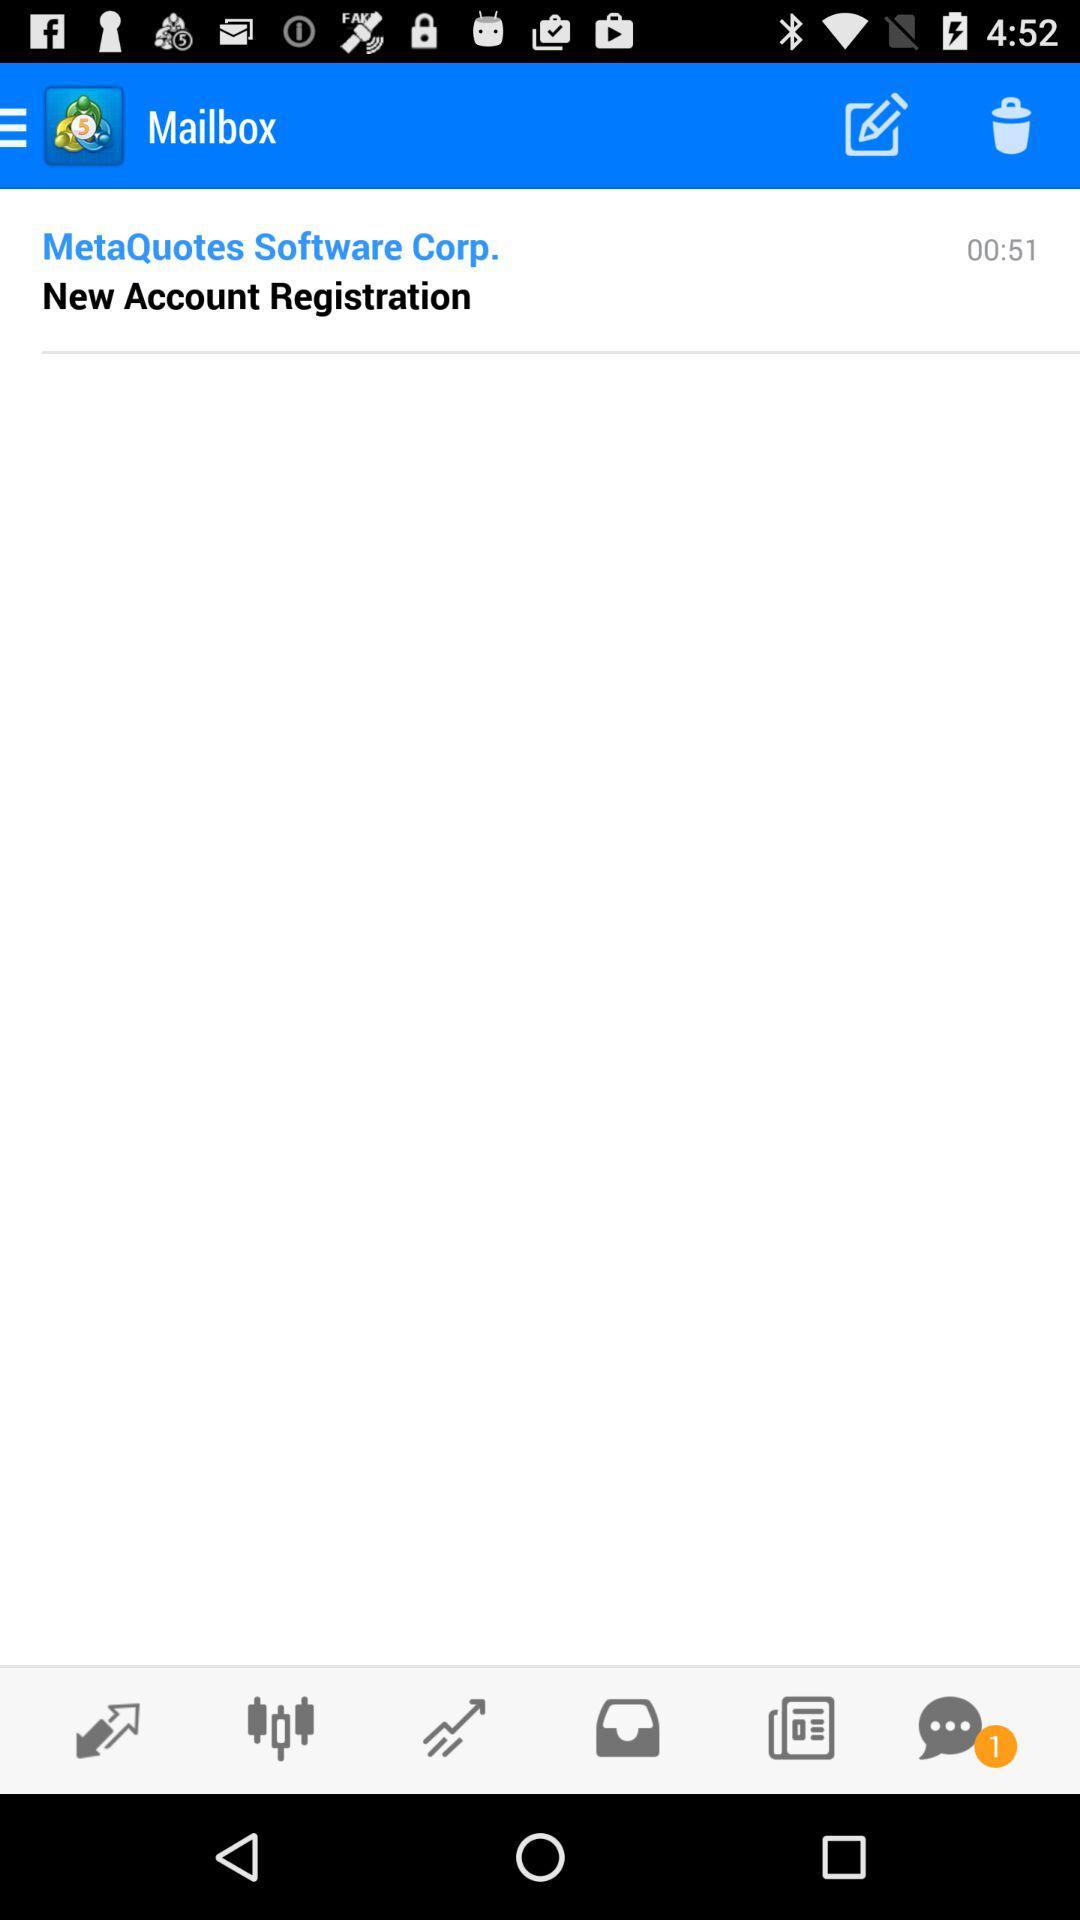 The height and width of the screenshot is (1920, 1080). Describe the element at coordinates (255, 293) in the screenshot. I see `new account registration` at that location.